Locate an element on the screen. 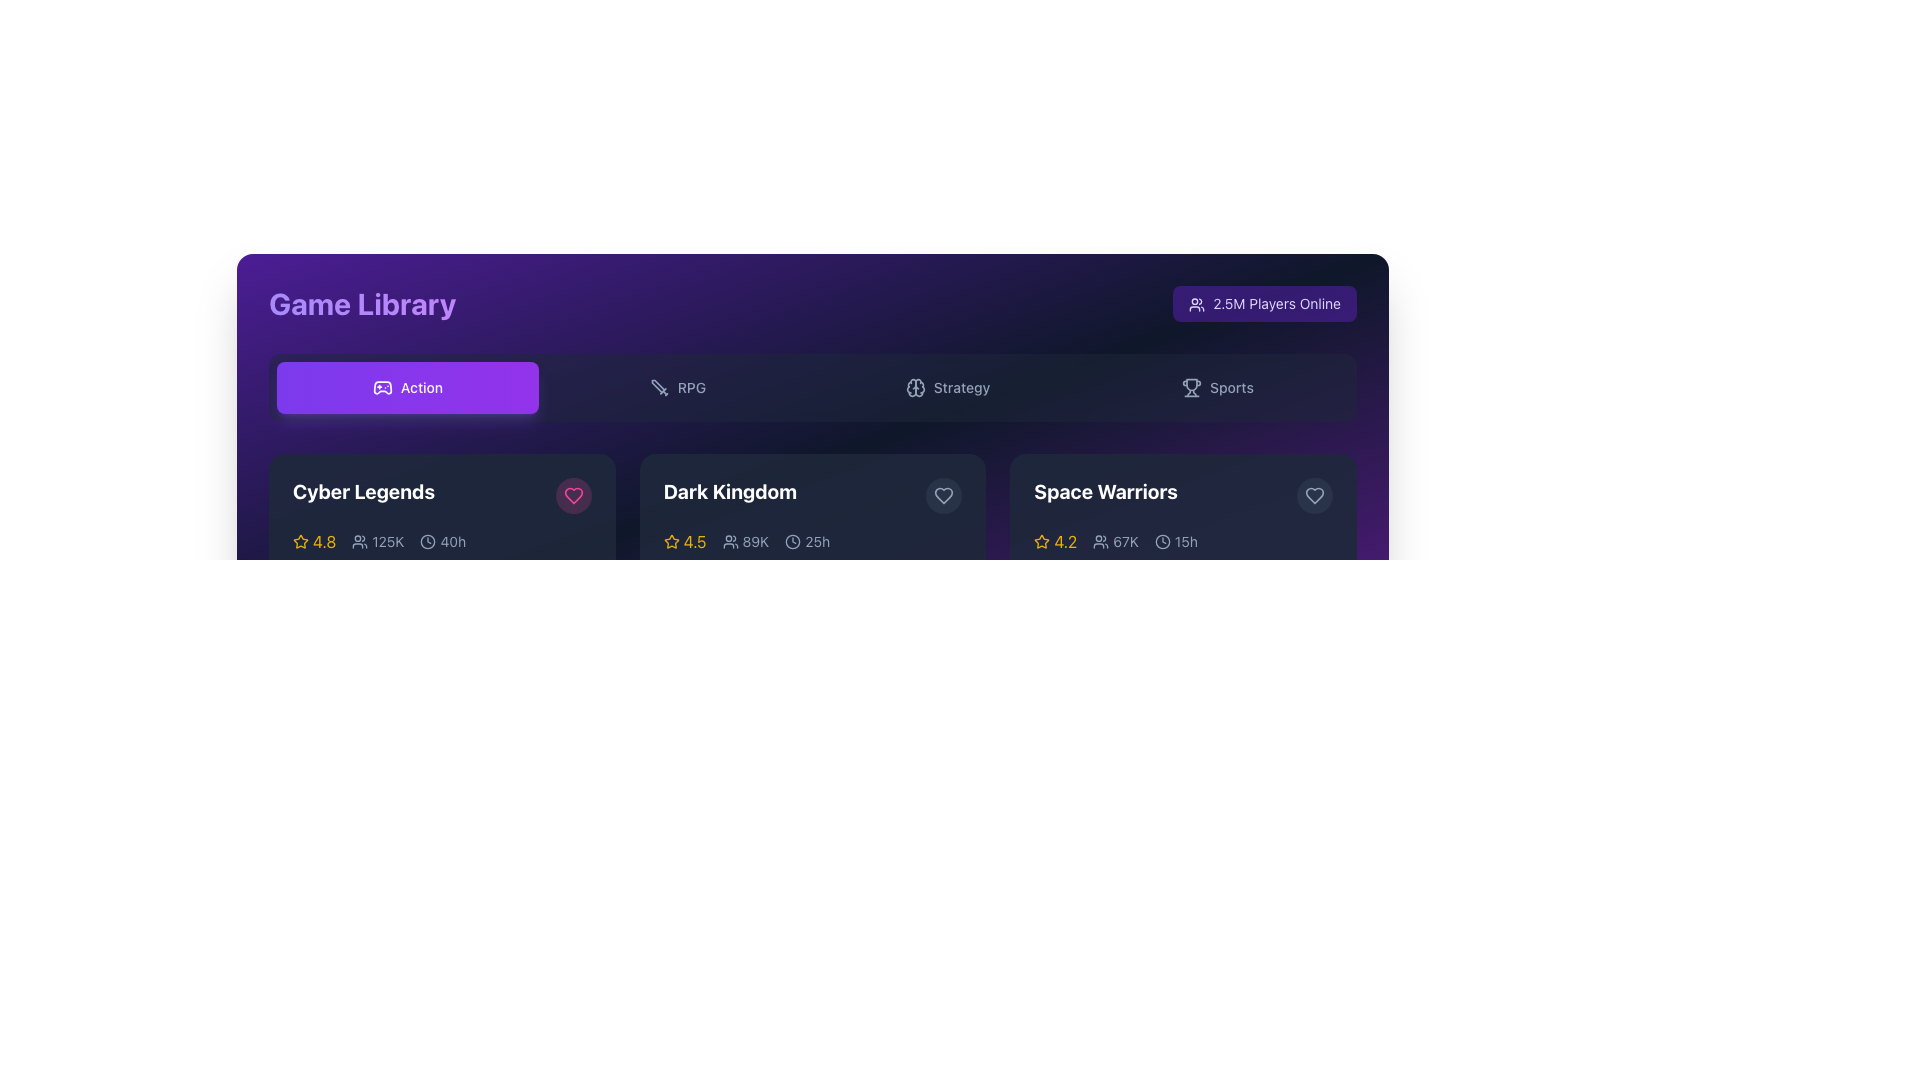  the textual rating value '4.2' displayed in yellow font, which is located on the bottom part of the 'Space Warriors' tile and positioned to the immediate right of a yellow outline star icon is located at coordinates (1054, 542).